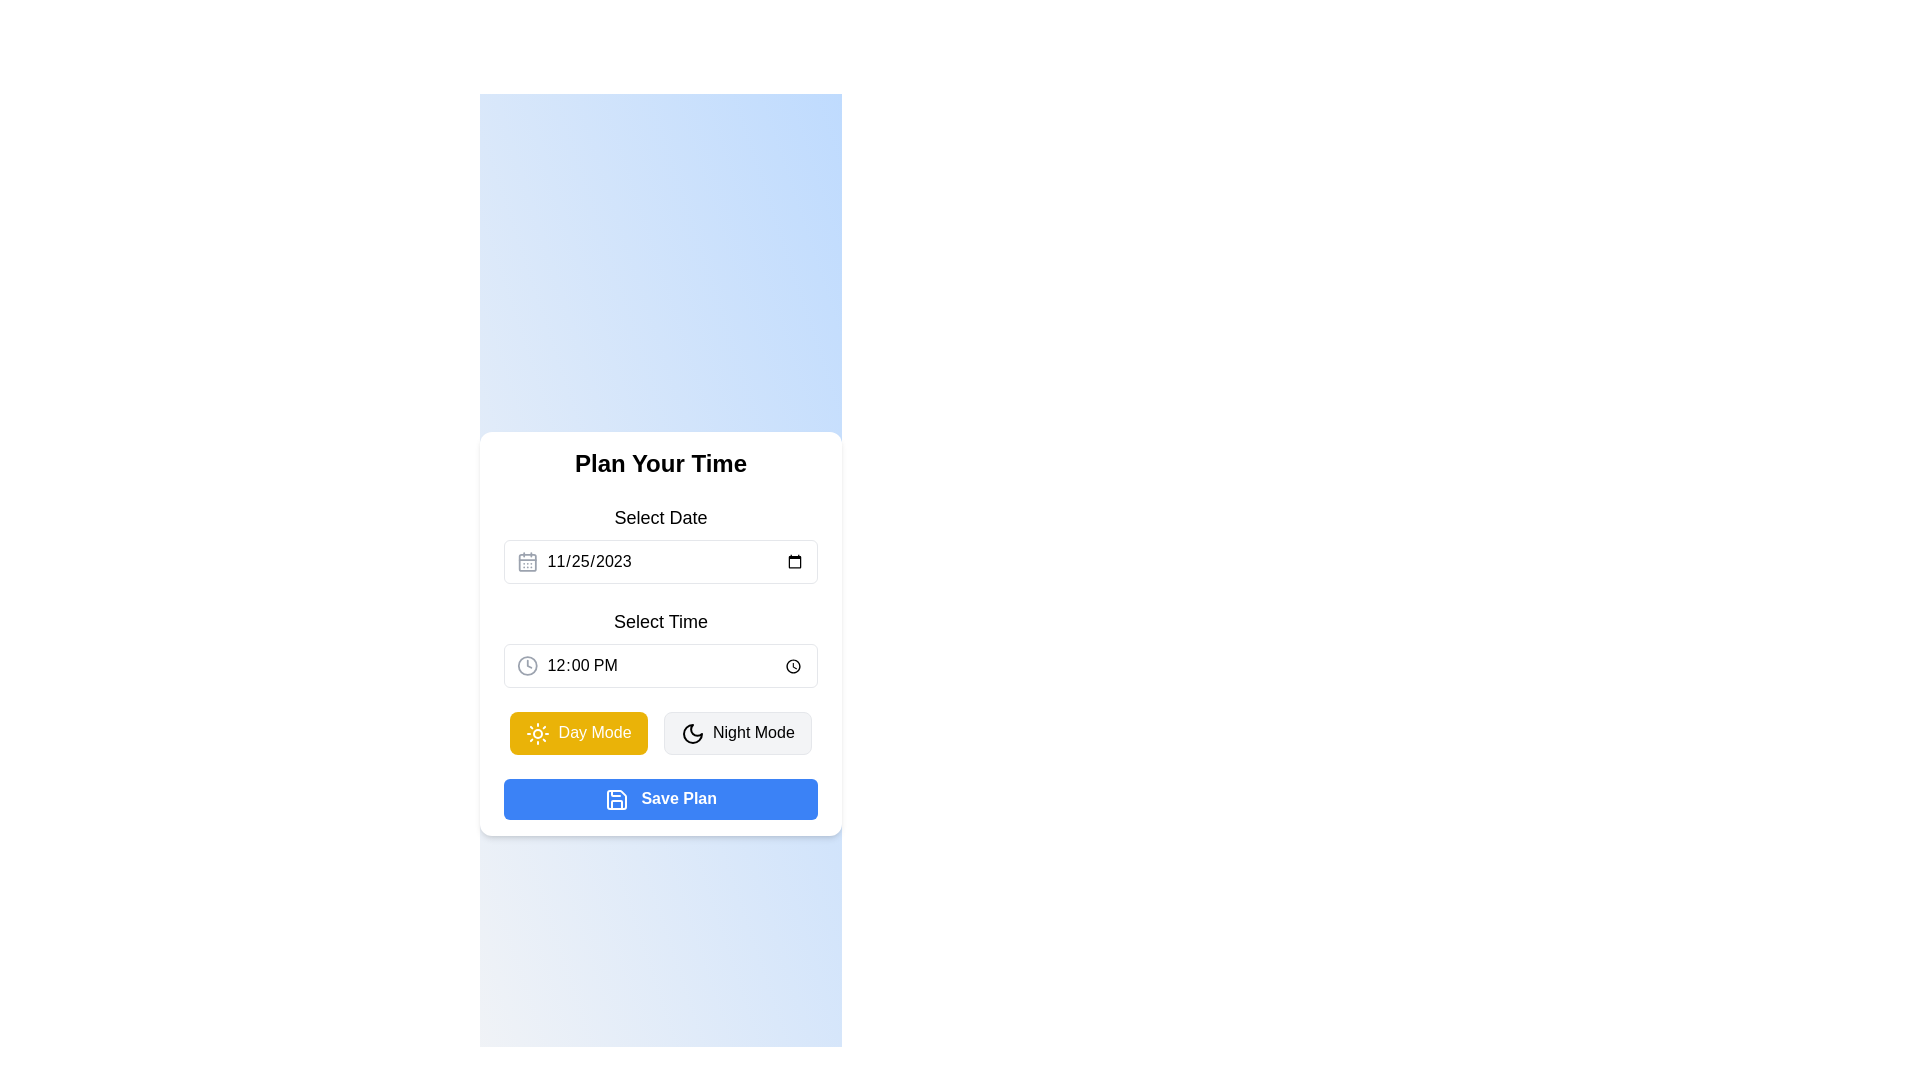 Image resolution: width=1920 pixels, height=1080 pixels. Describe the element at coordinates (577, 733) in the screenshot. I see `the 'Day Mode' button, a rectangular button with rounded corners, yellow background, and white text` at that location.